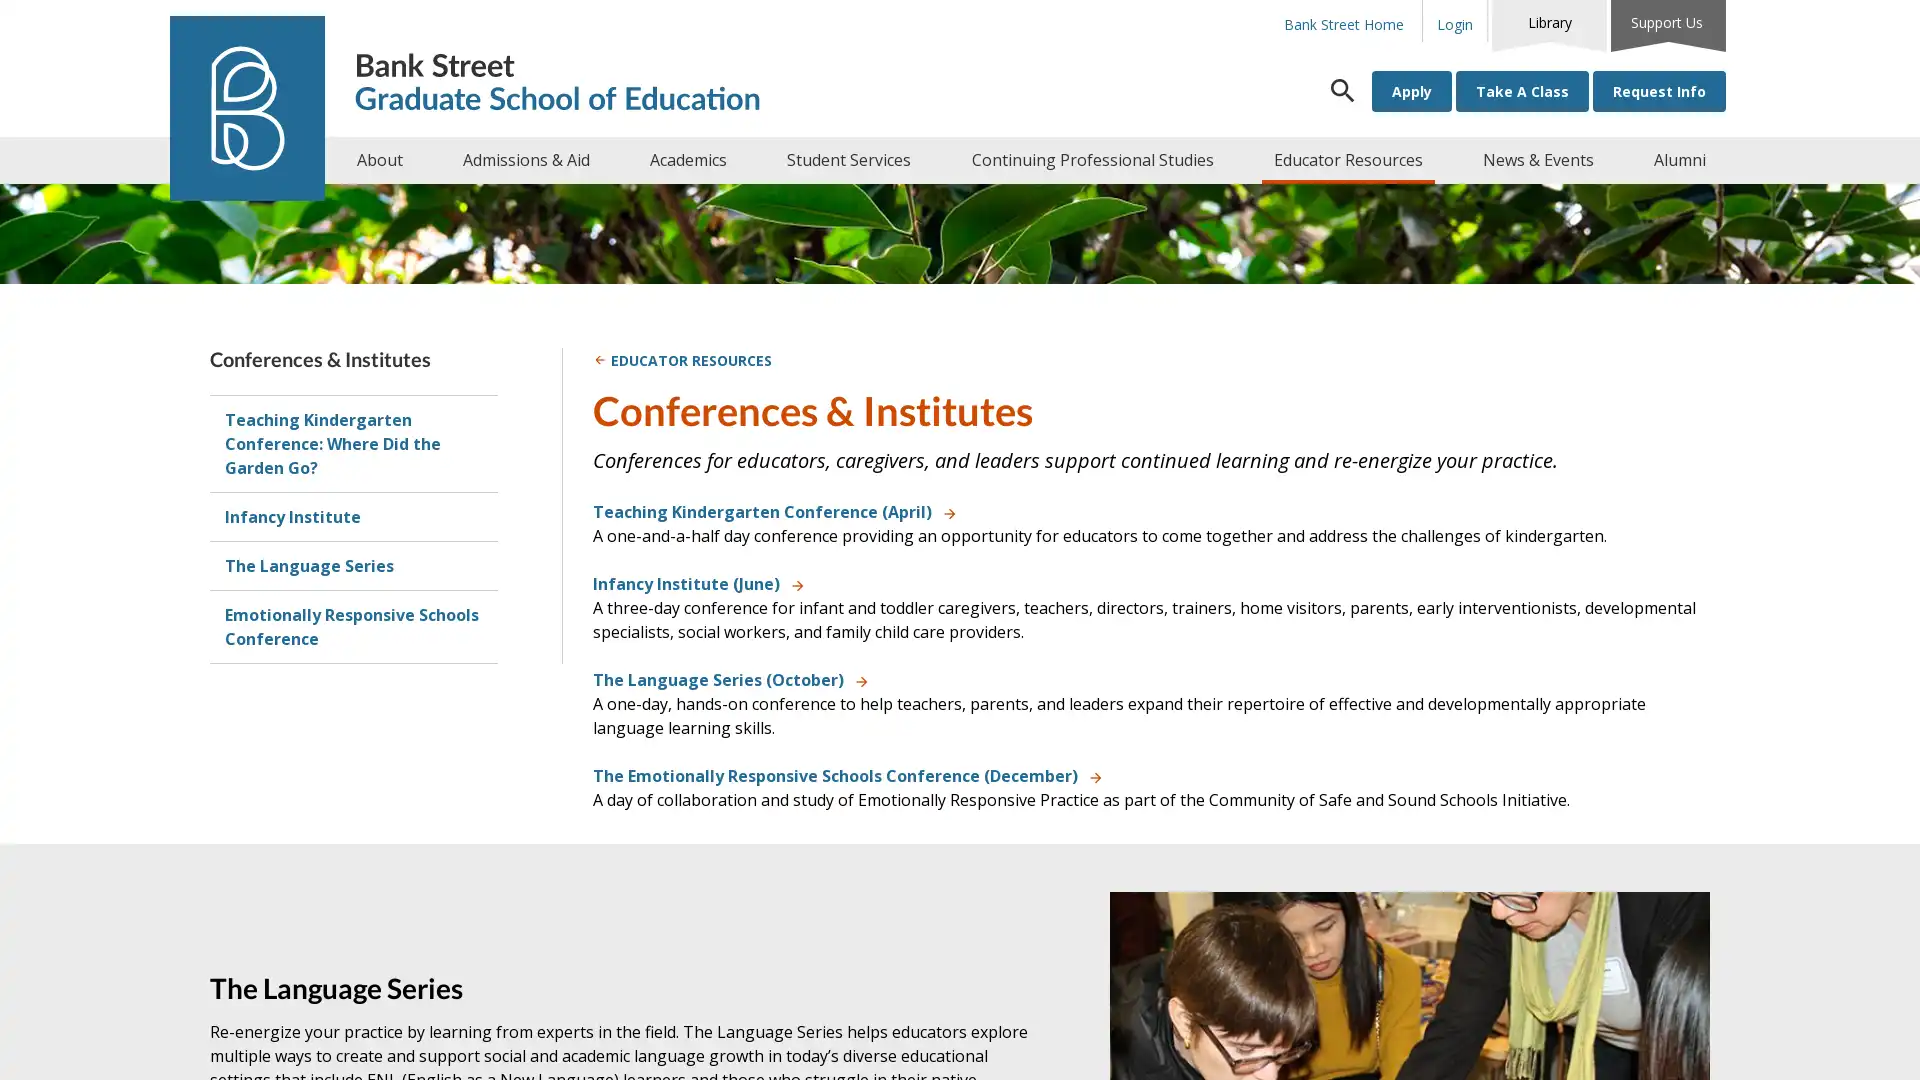 The image size is (1920, 1080). Describe the element at coordinates (688, 159) in the screenshot. I see `Academics` at that location.